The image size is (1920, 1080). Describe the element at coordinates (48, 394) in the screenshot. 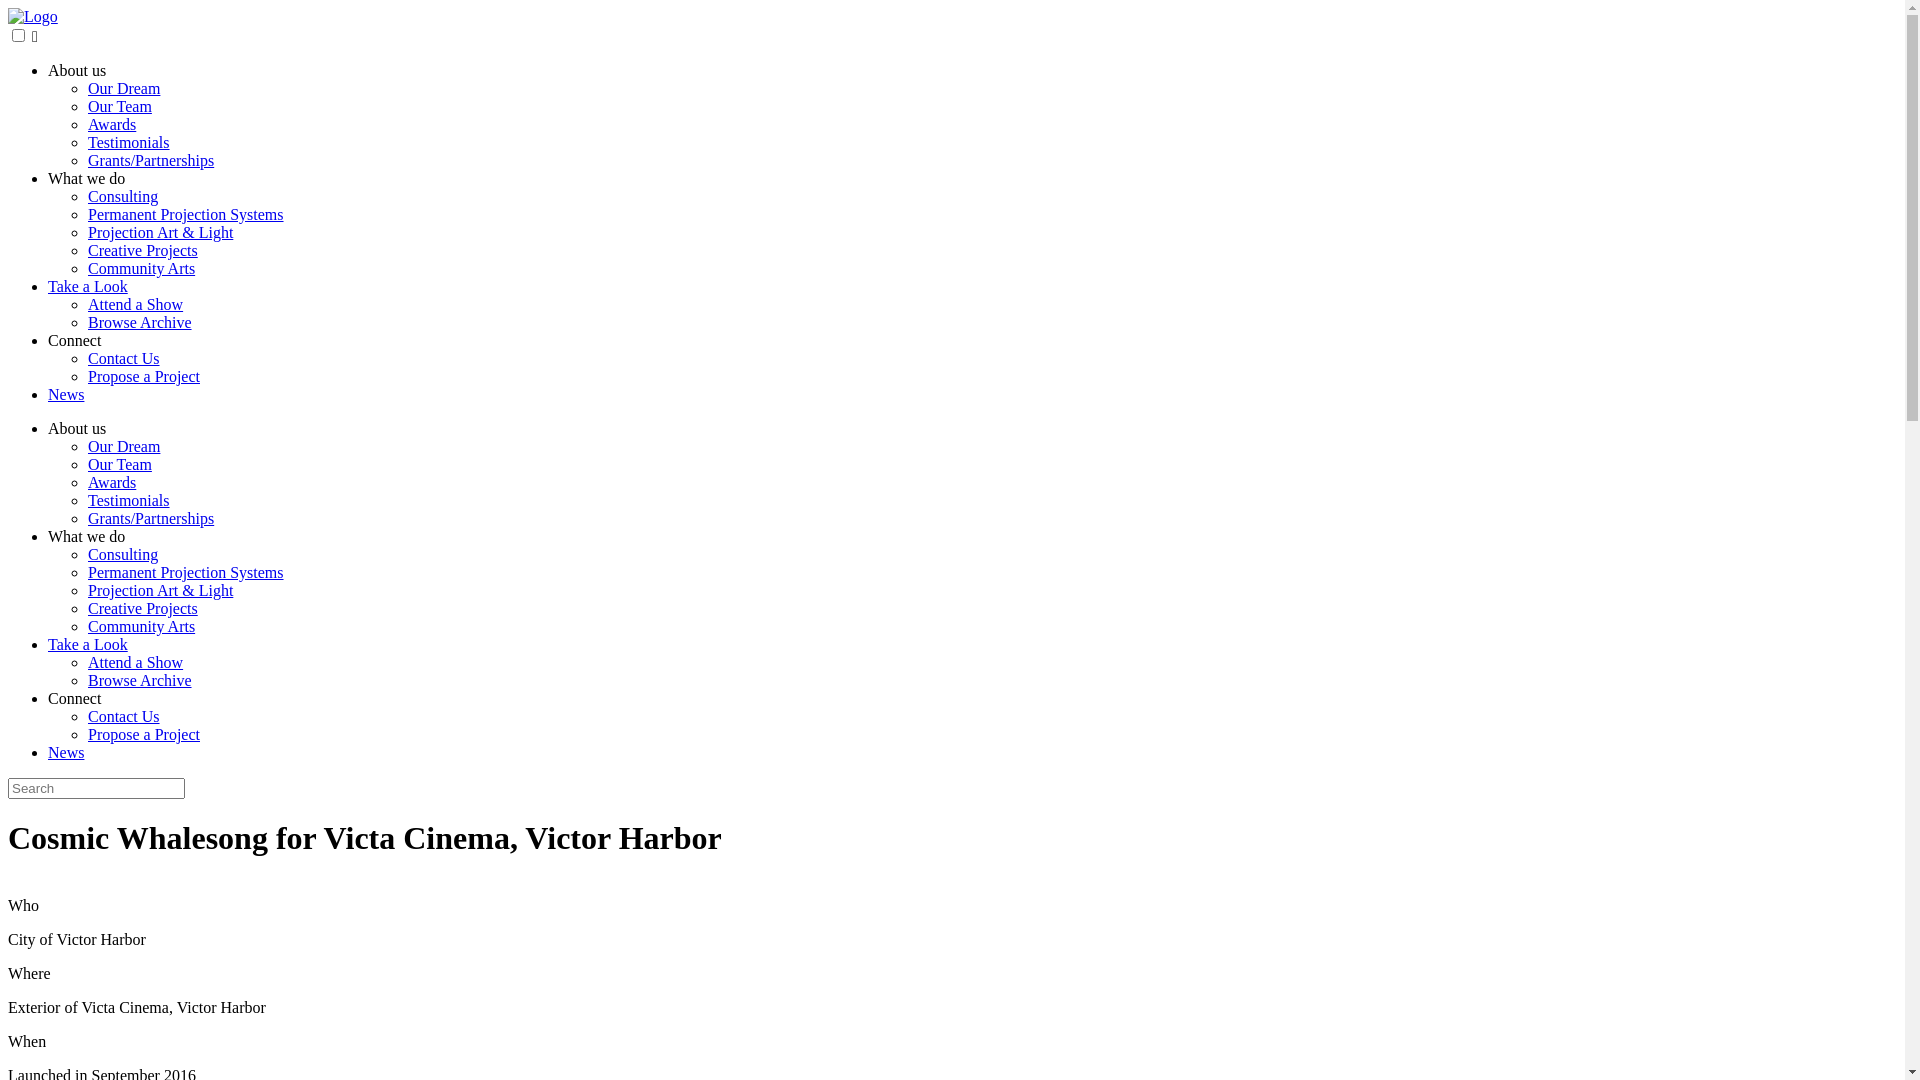

I see `'News'` at that location.